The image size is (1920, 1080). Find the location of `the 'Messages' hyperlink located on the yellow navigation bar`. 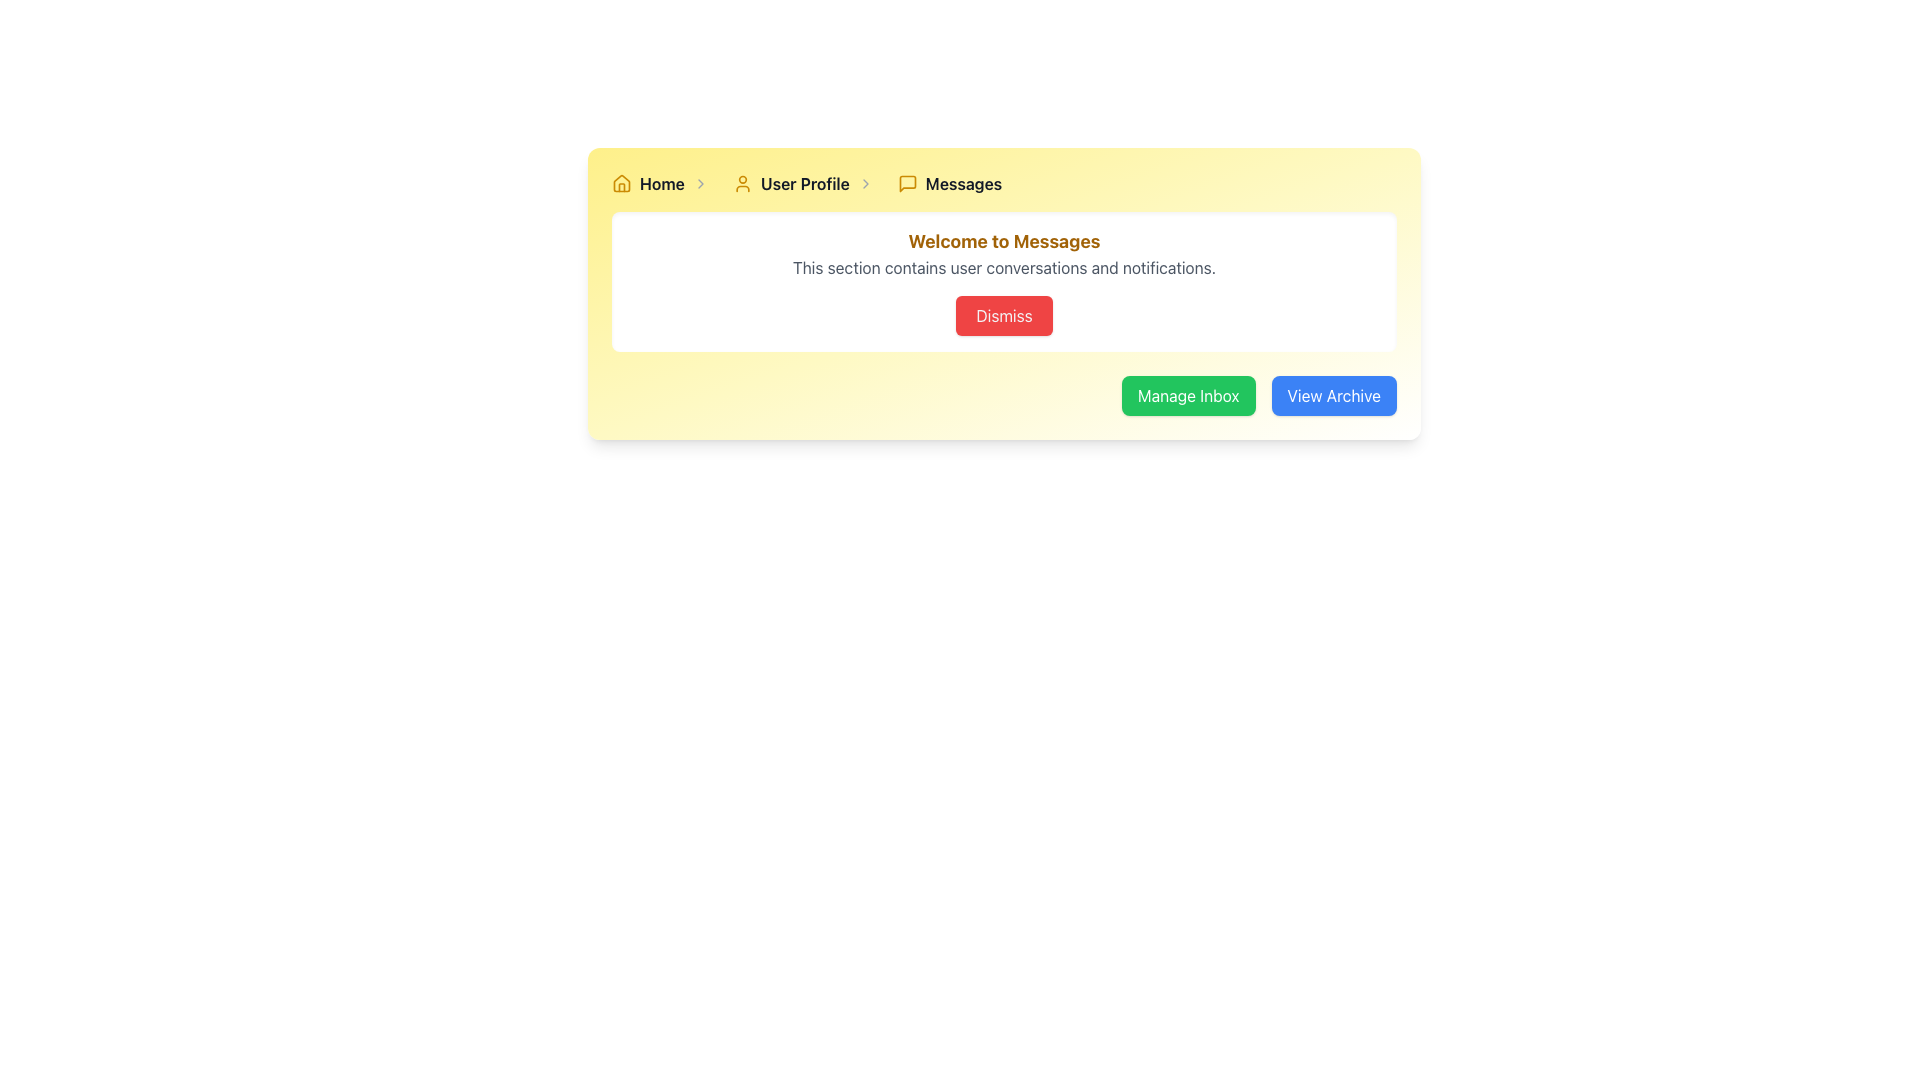

the 'Messages' hyperlink located on the yellow navigation bar is located at coordinates (964, 184).